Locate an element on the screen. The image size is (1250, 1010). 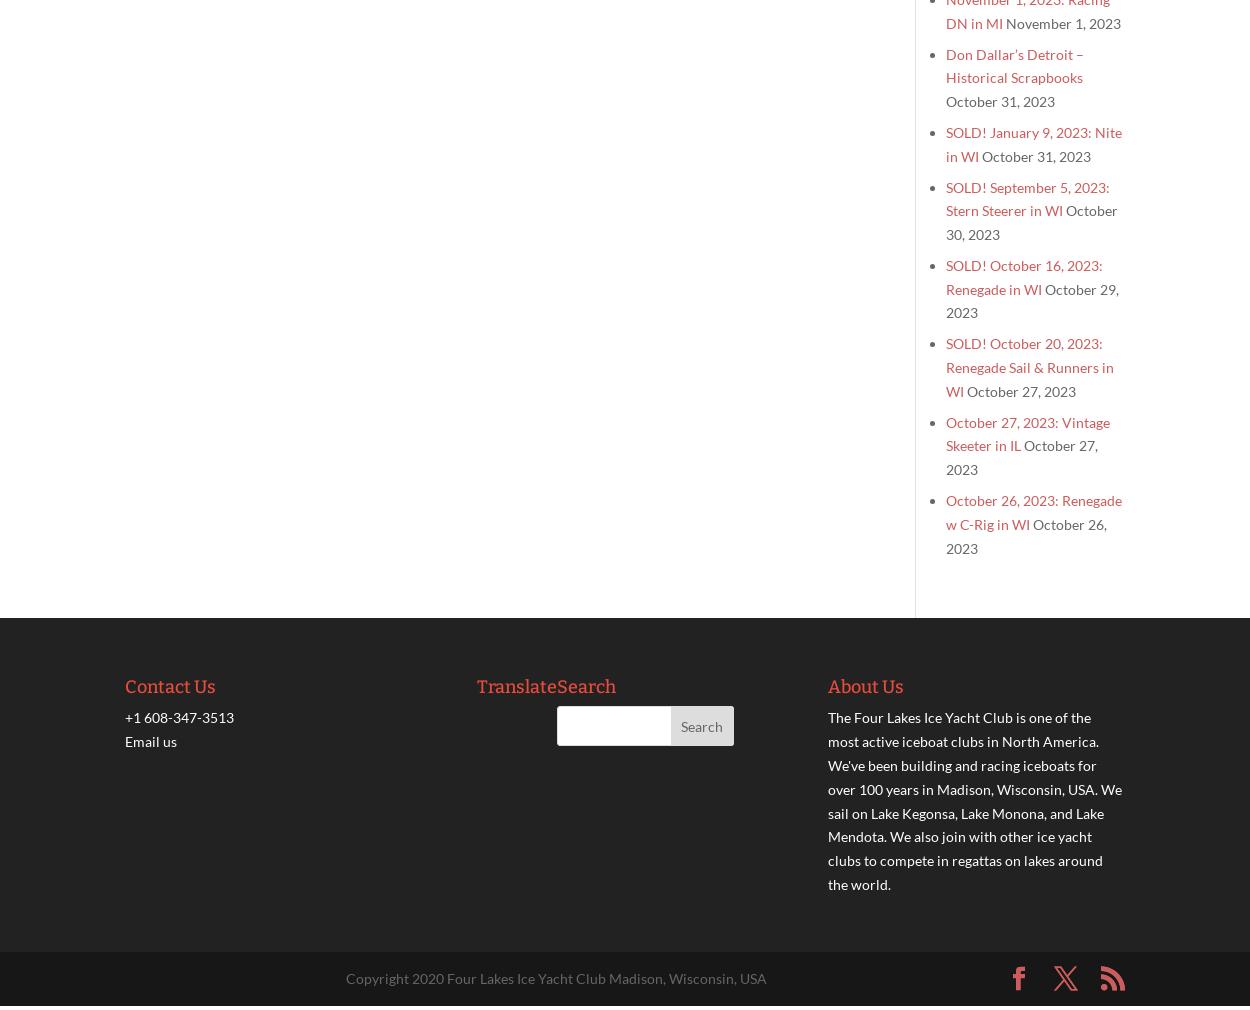
'SOLD! October 16, 2023: Renegade in WI' is located at coordinates (1024, 276).